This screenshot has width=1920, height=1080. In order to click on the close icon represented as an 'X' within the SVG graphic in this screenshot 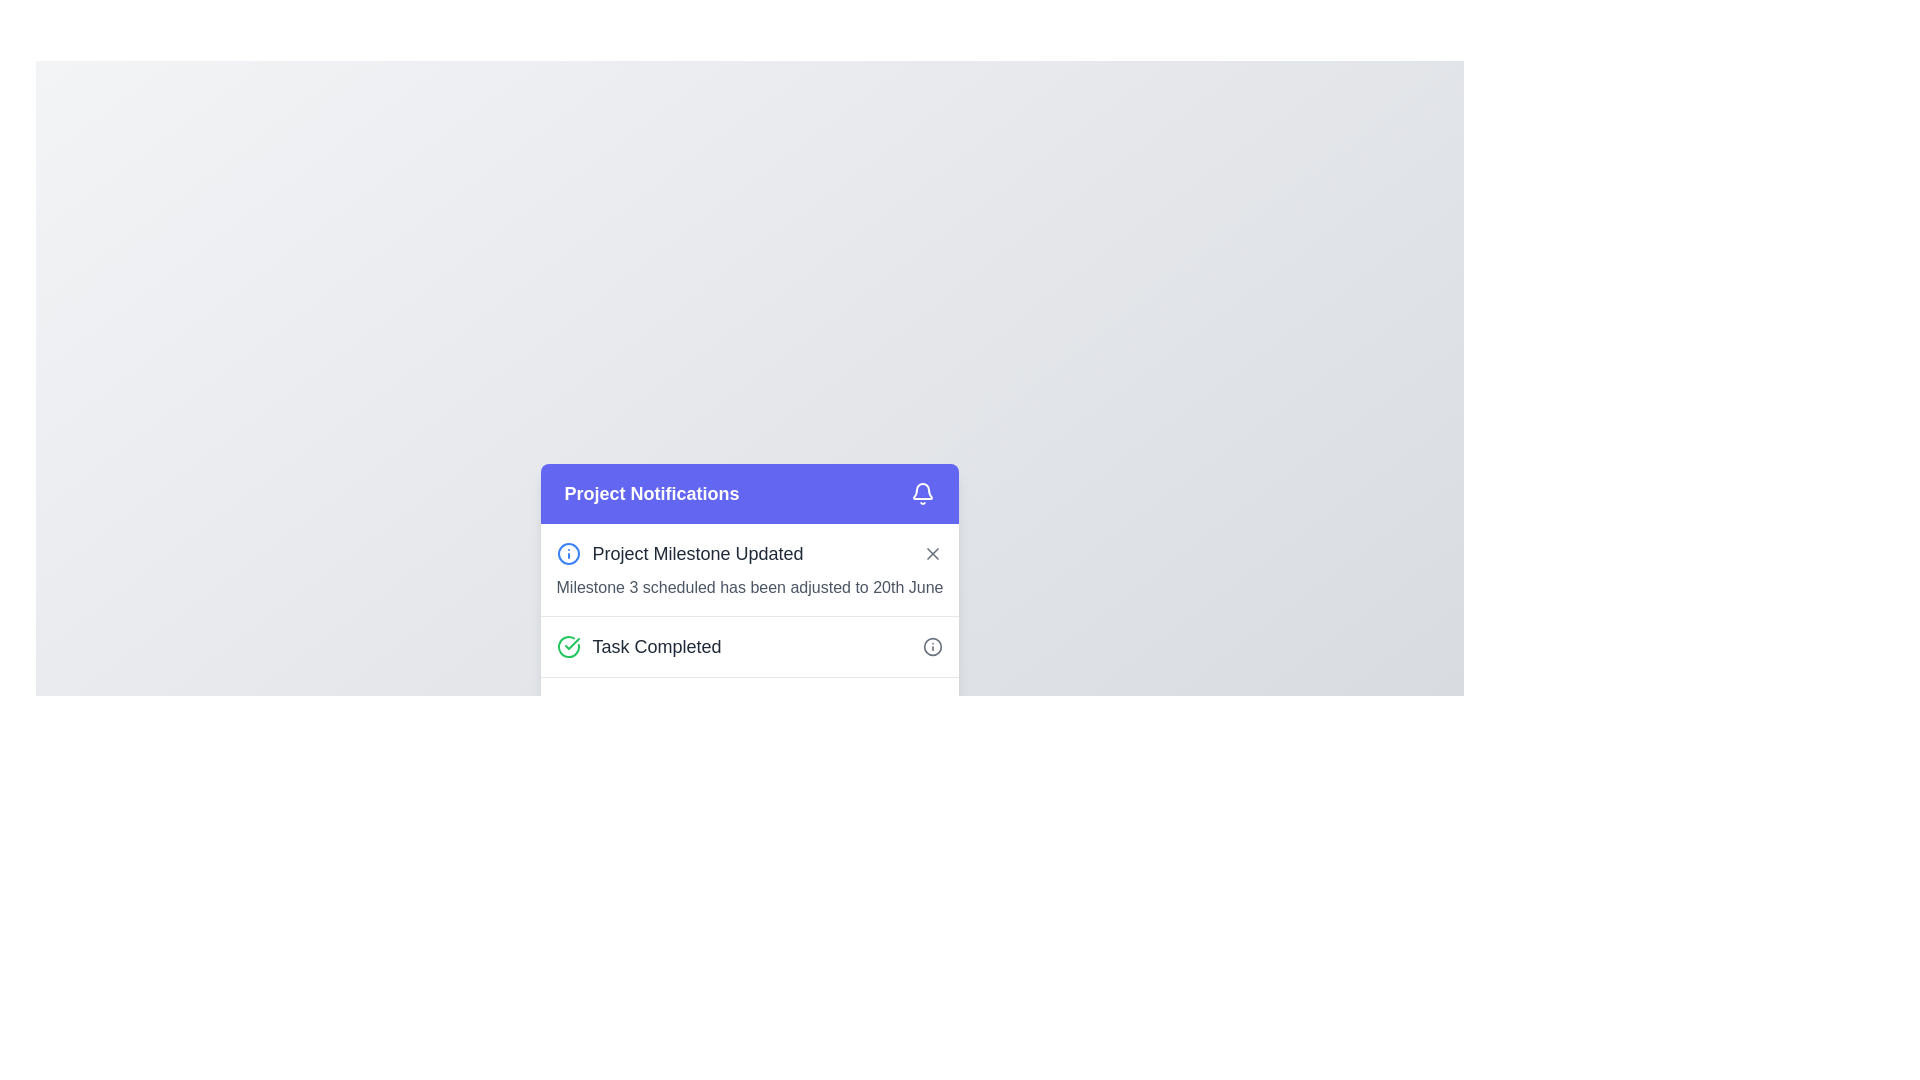, I will do `click(932, 554)`.